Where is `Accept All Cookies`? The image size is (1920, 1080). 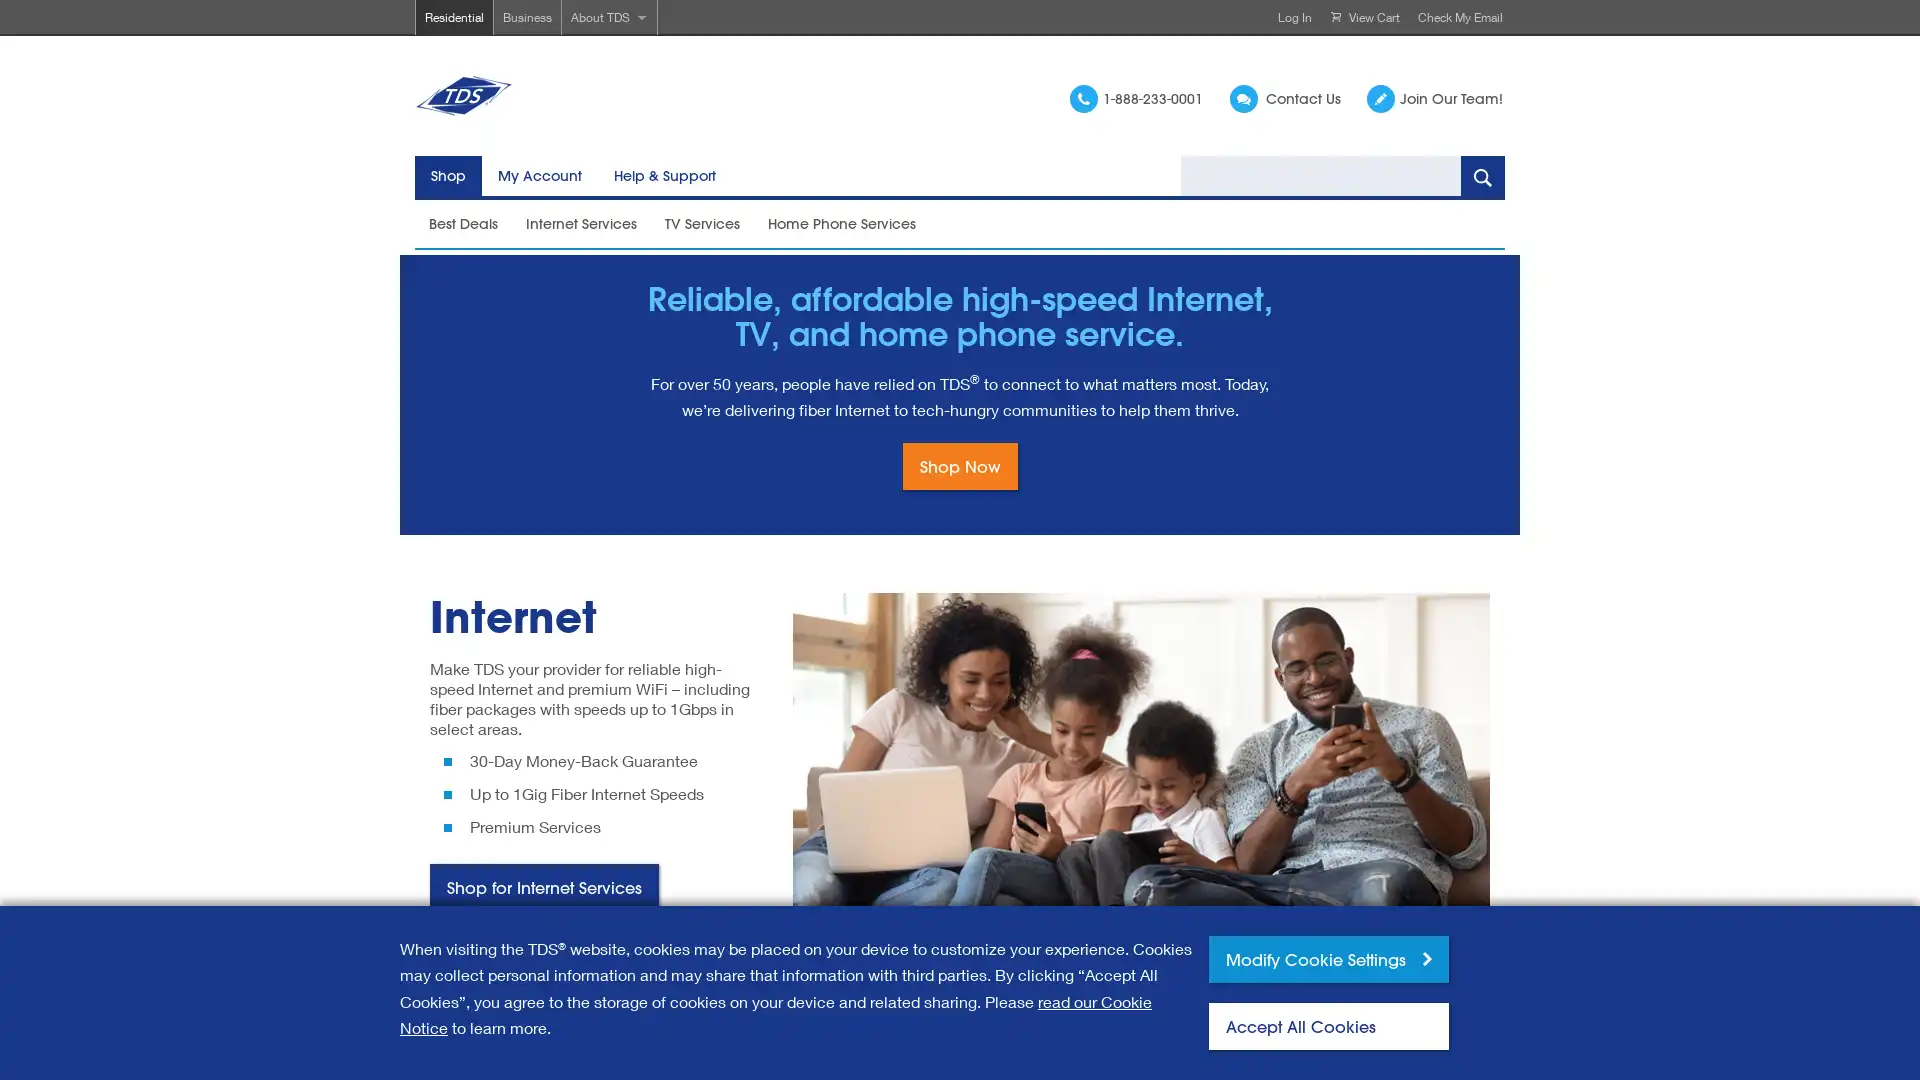 Accept All Cookies is located at coordinates (1328, 1026).